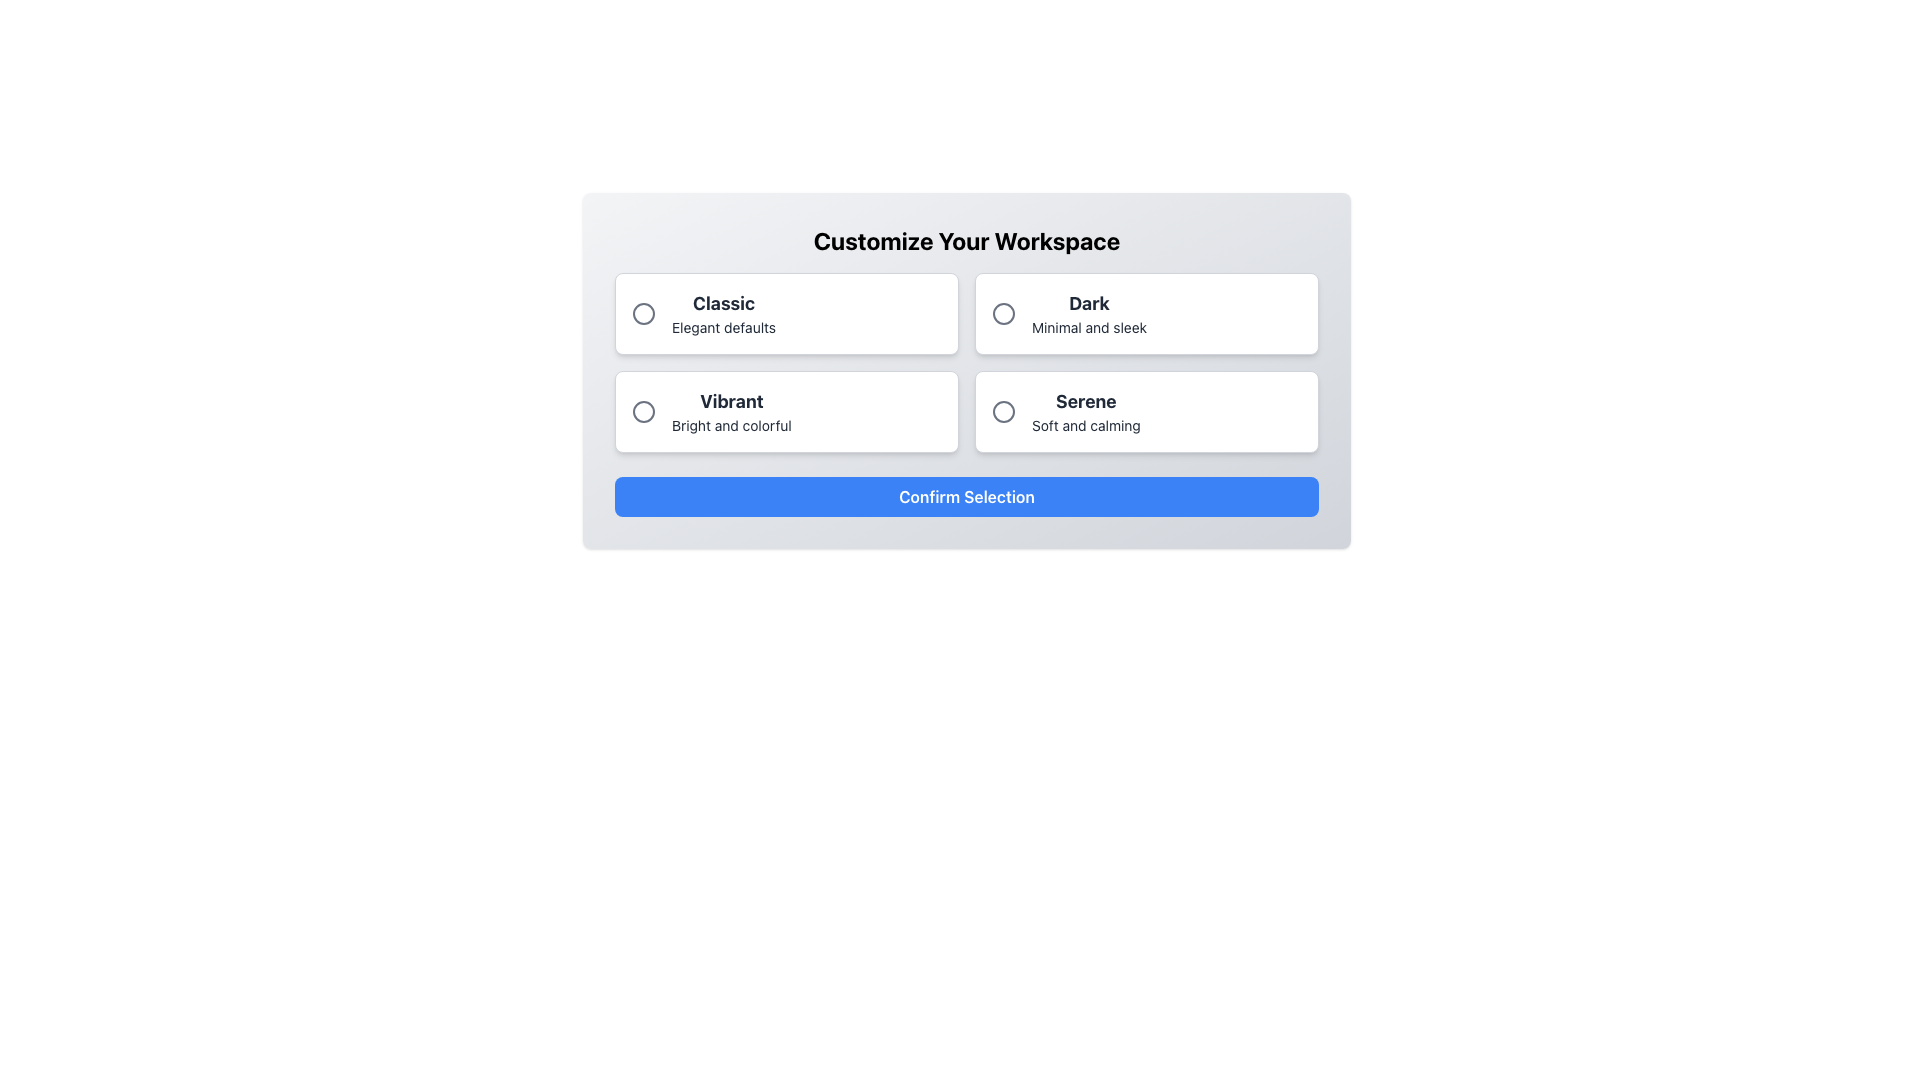 This screenshot has width=1920, height=1080. What do you see at coordinates (786, 313) in the screenshot?
I see `the 'Classic' theme selectable card` at bounding box center [786, 313].